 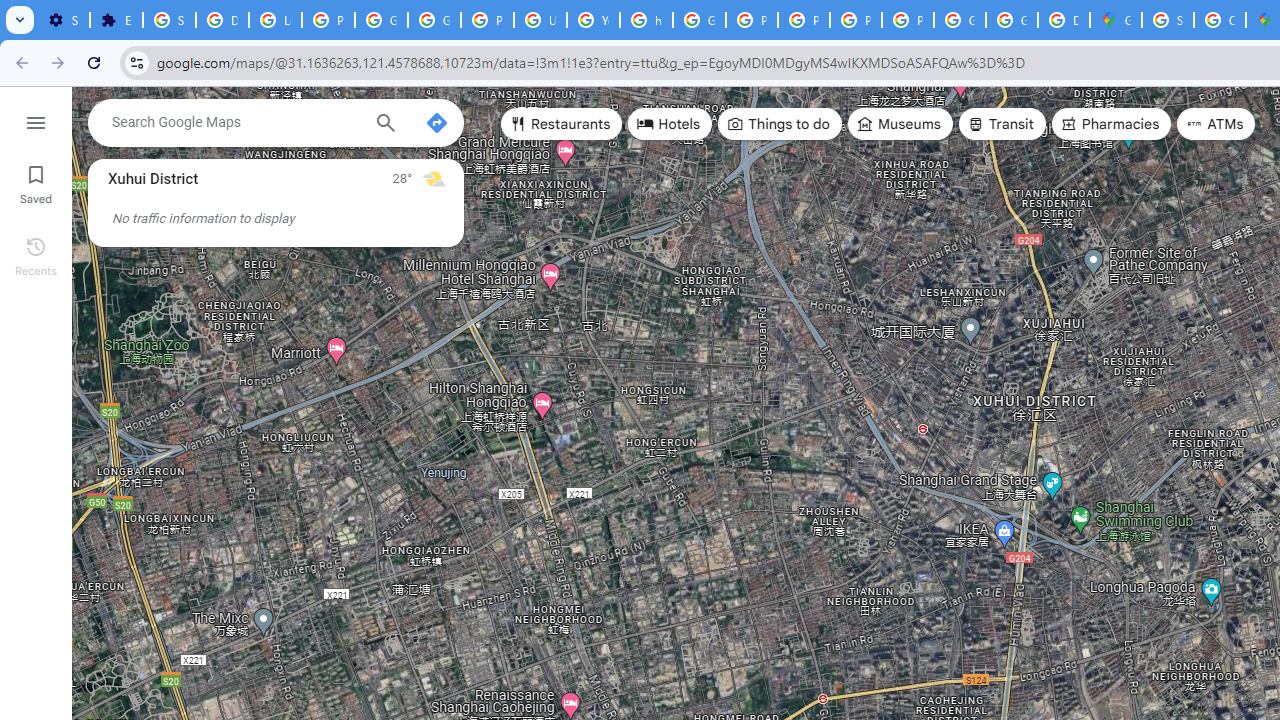 I want to click on 'Hotels', so click(x=670, y=124).